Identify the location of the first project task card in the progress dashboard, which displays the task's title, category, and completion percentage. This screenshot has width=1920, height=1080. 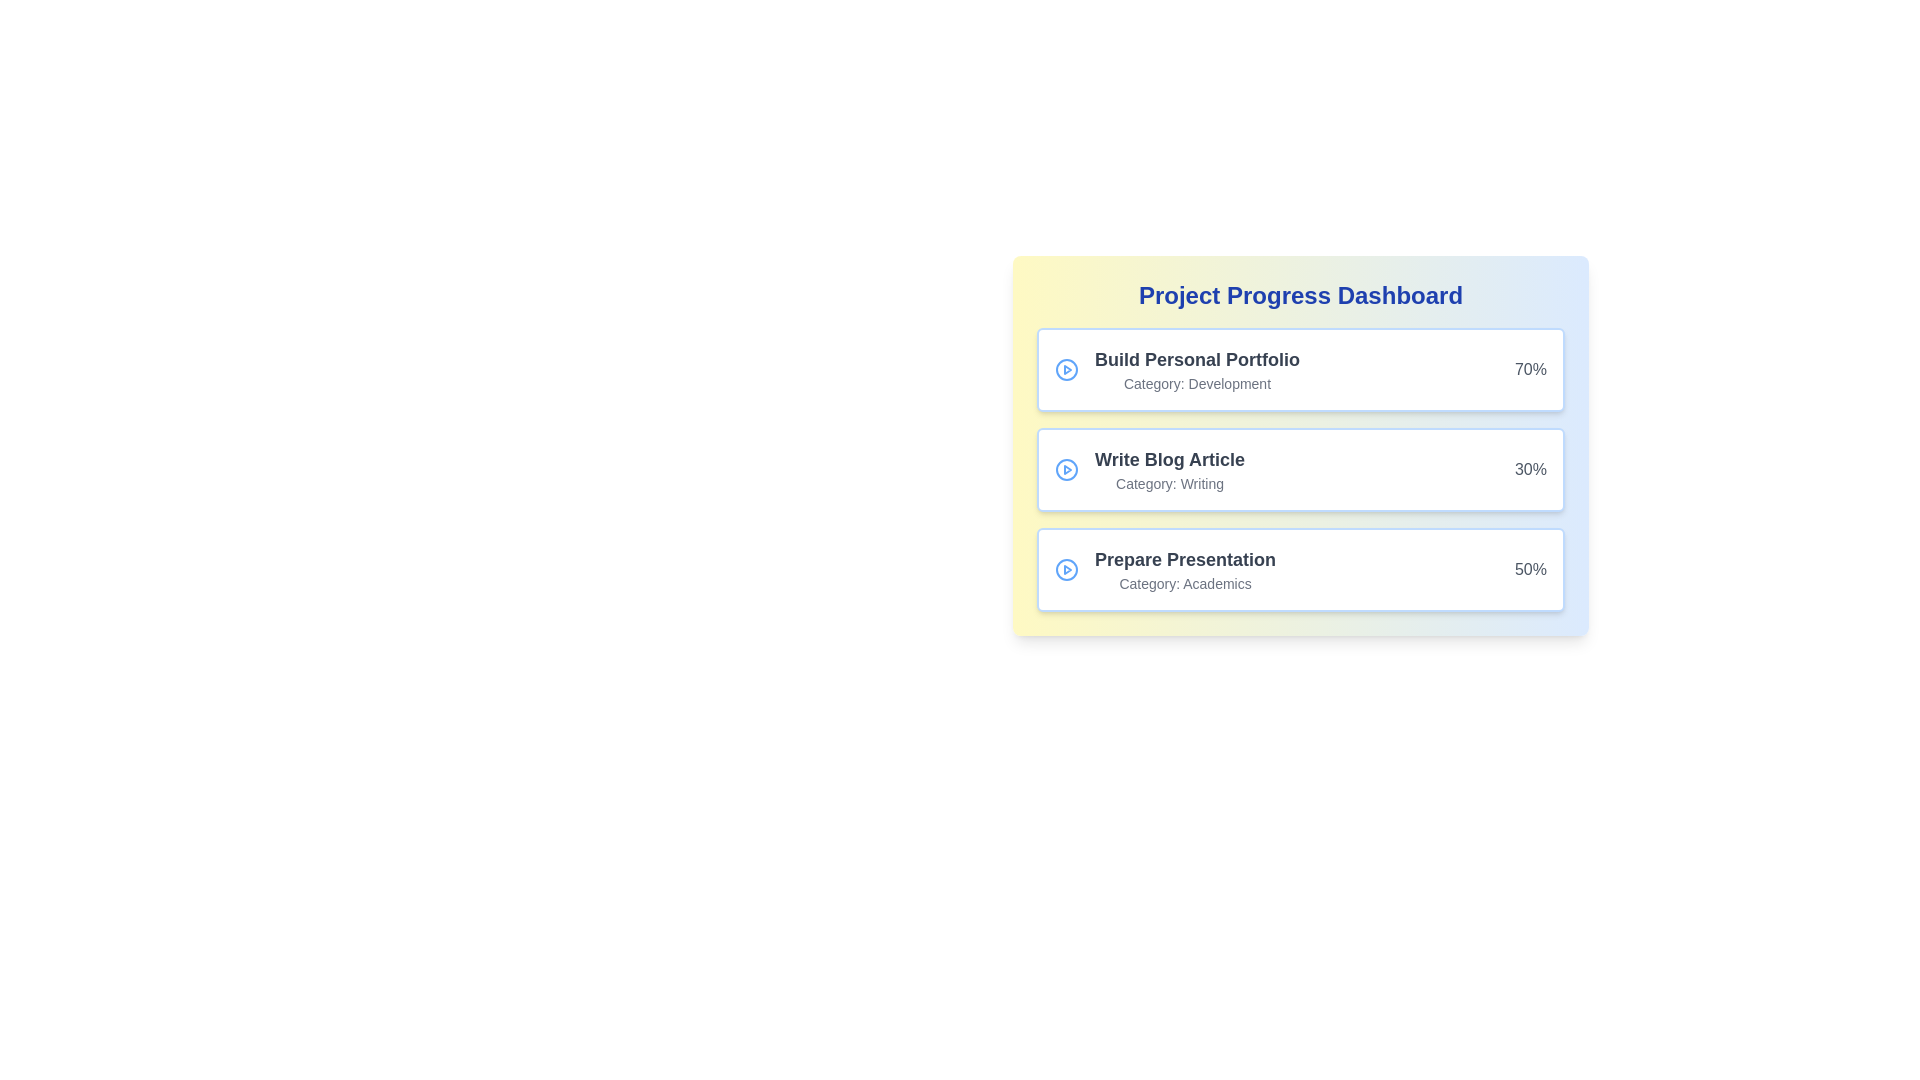
(1300, 370).